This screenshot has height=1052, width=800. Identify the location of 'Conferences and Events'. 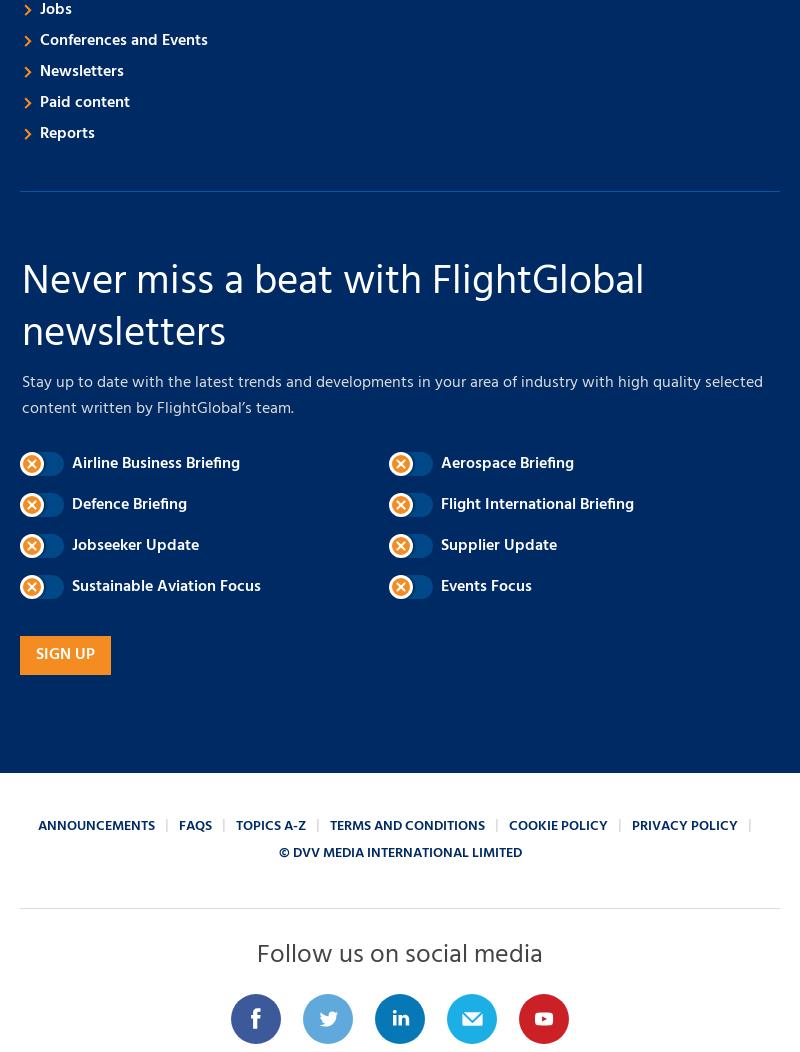
(123, 41).